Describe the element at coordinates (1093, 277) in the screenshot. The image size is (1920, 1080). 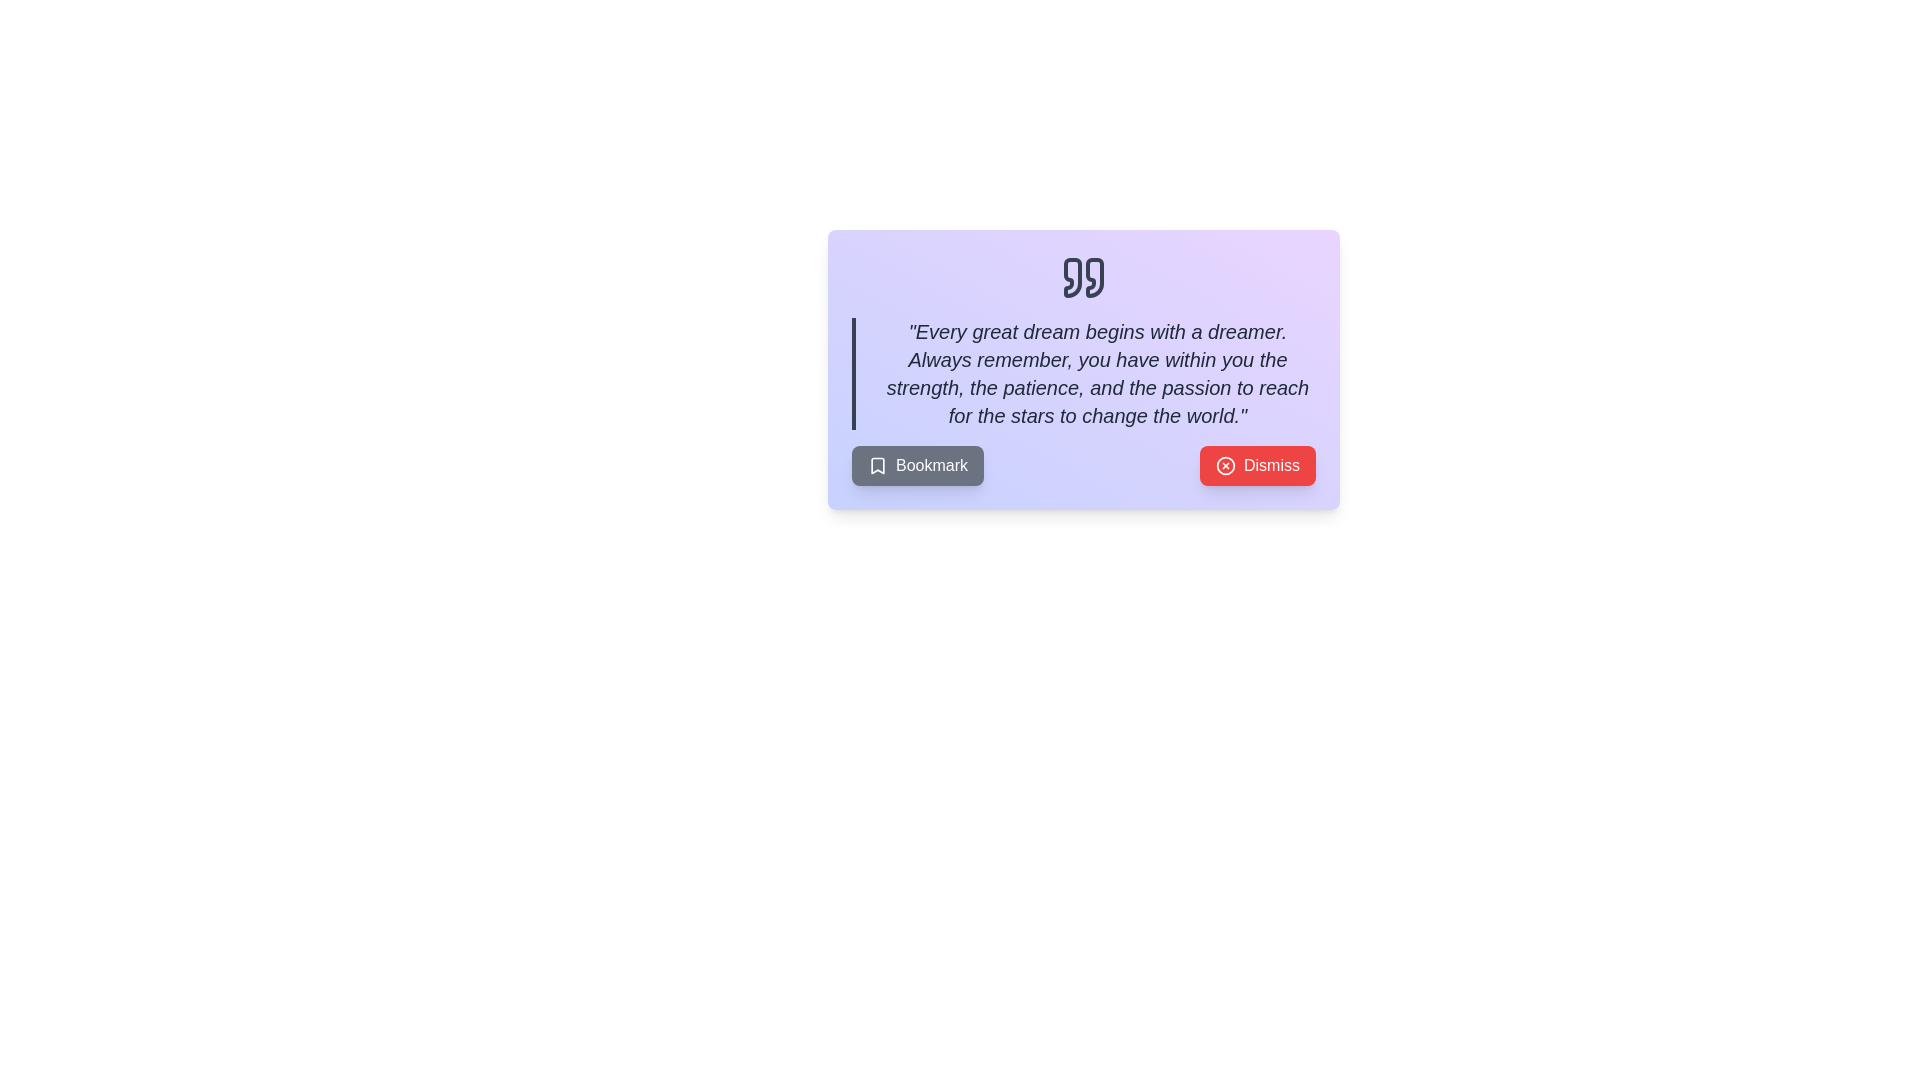
I see `the second curved graphical quotation mark icon located centrally in the header of the card-like component` at that location.